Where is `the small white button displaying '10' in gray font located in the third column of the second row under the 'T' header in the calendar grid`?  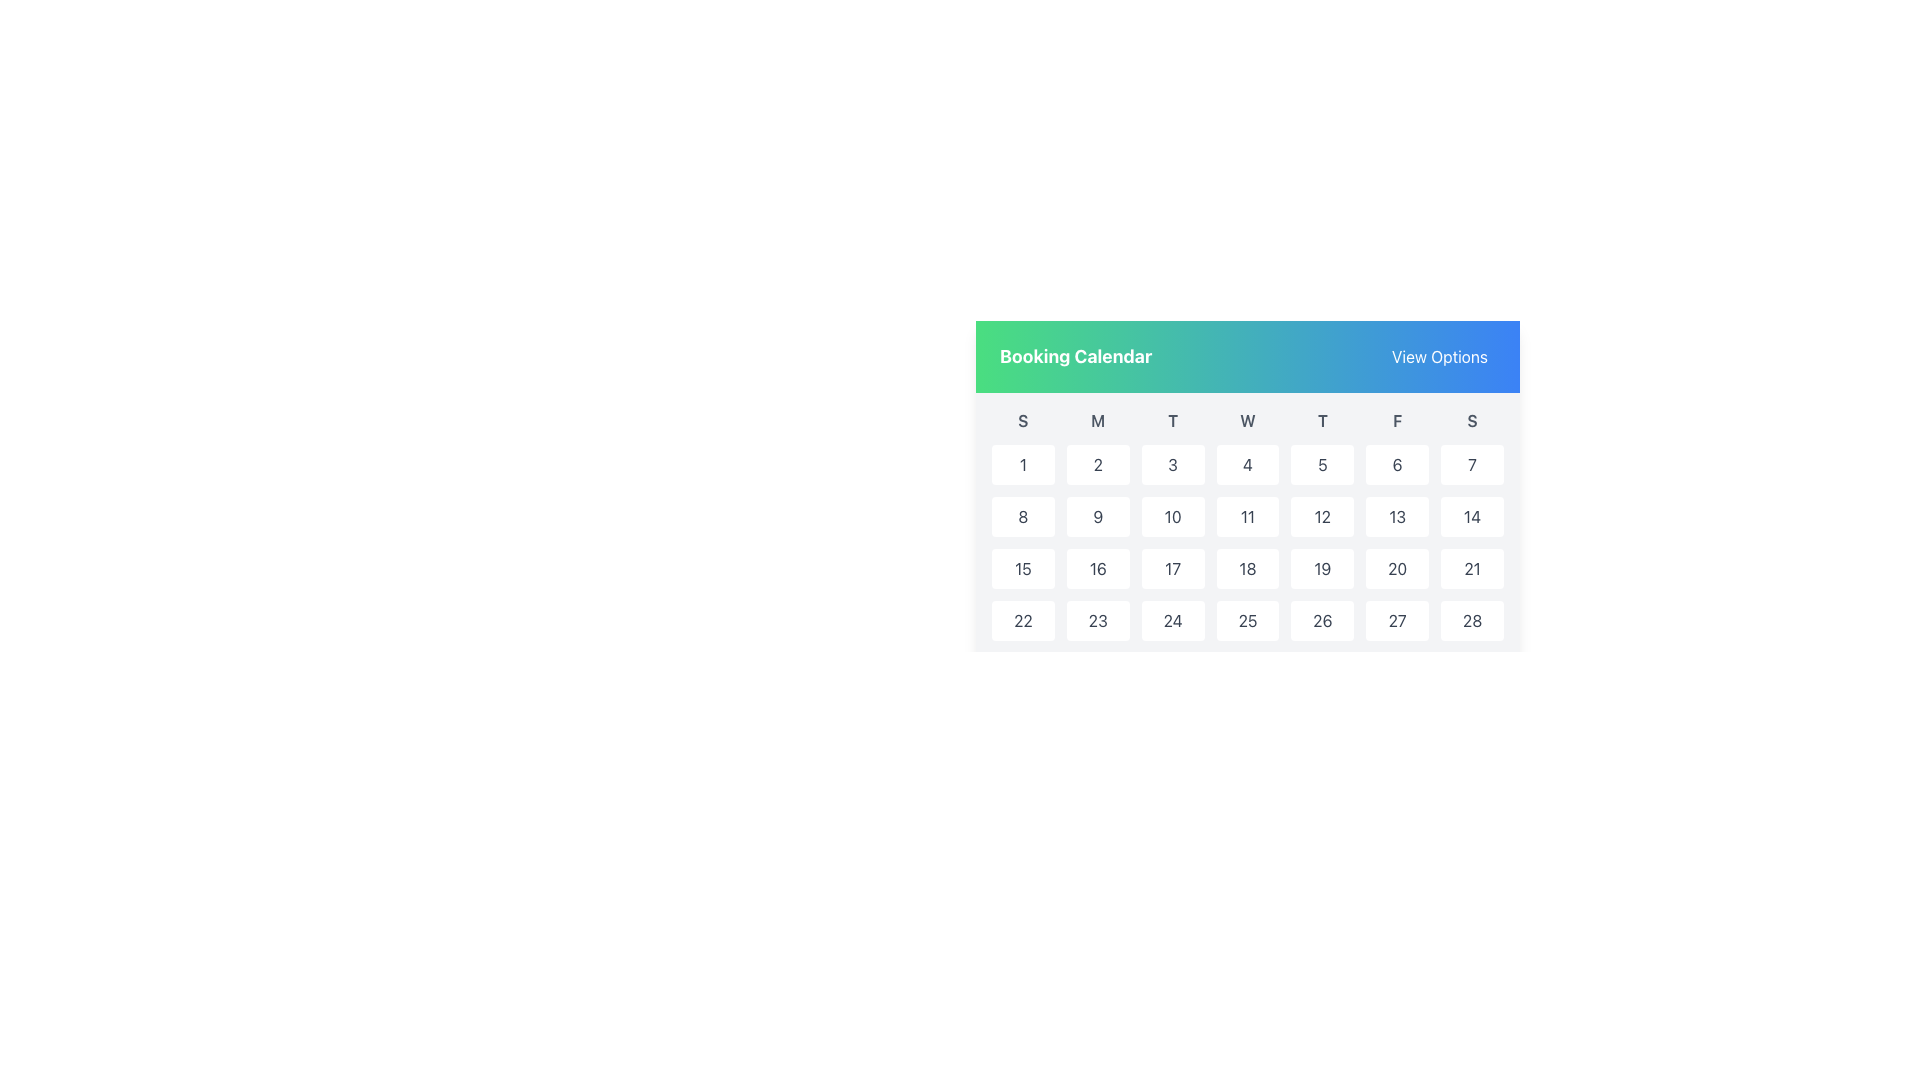 the small white button displaying '10' in gray font located in the third column of the second row under the 'T' header in the calendar grid is located at coordinates (1173, 515).